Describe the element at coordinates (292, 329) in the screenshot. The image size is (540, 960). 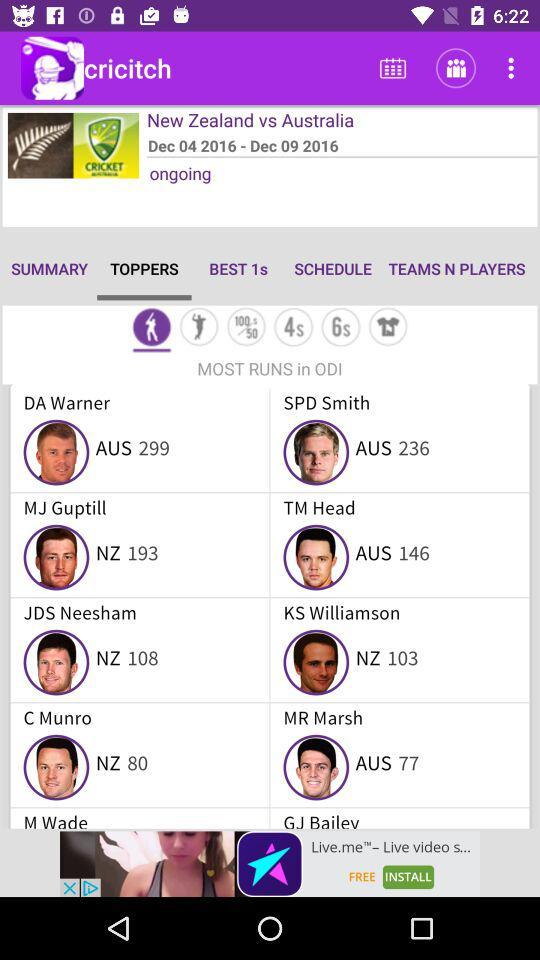
I see `4s toppers` at that location.